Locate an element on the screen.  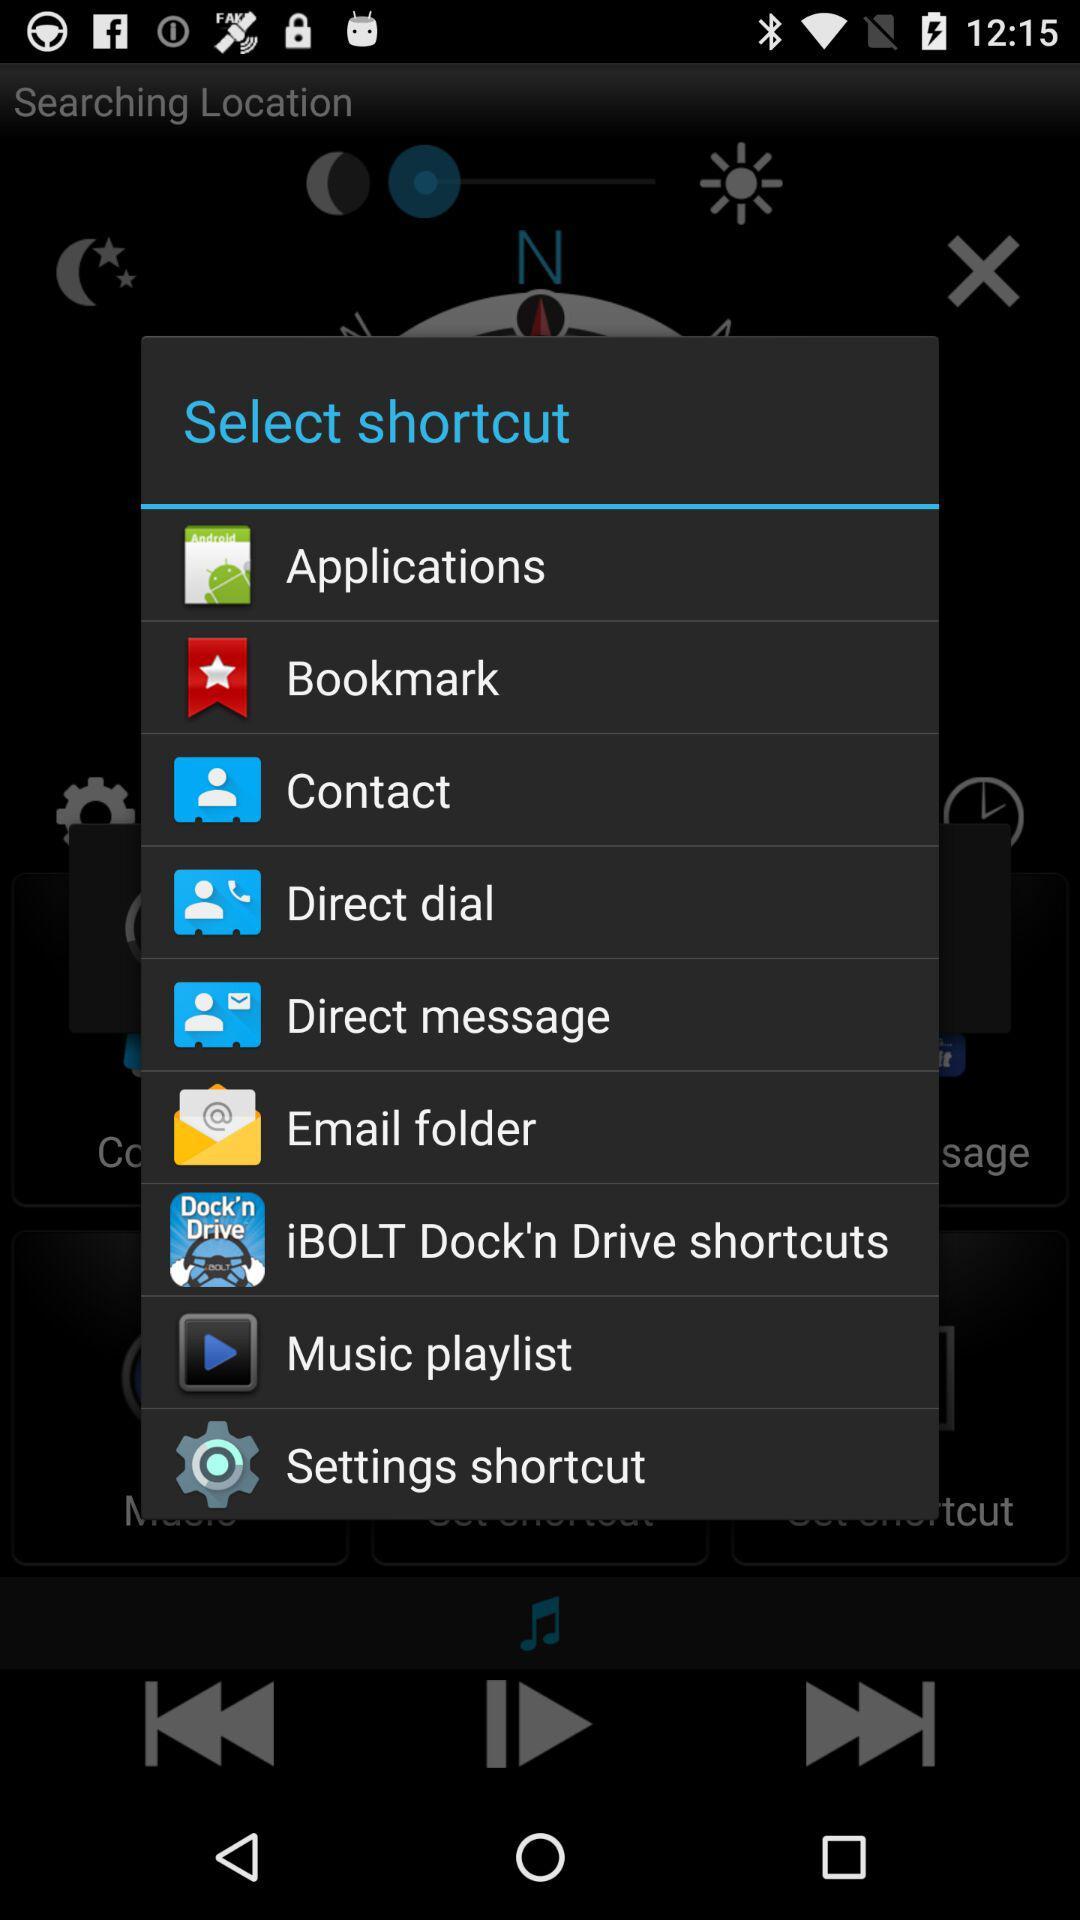
applications icon is located at coordinates (540, 563).